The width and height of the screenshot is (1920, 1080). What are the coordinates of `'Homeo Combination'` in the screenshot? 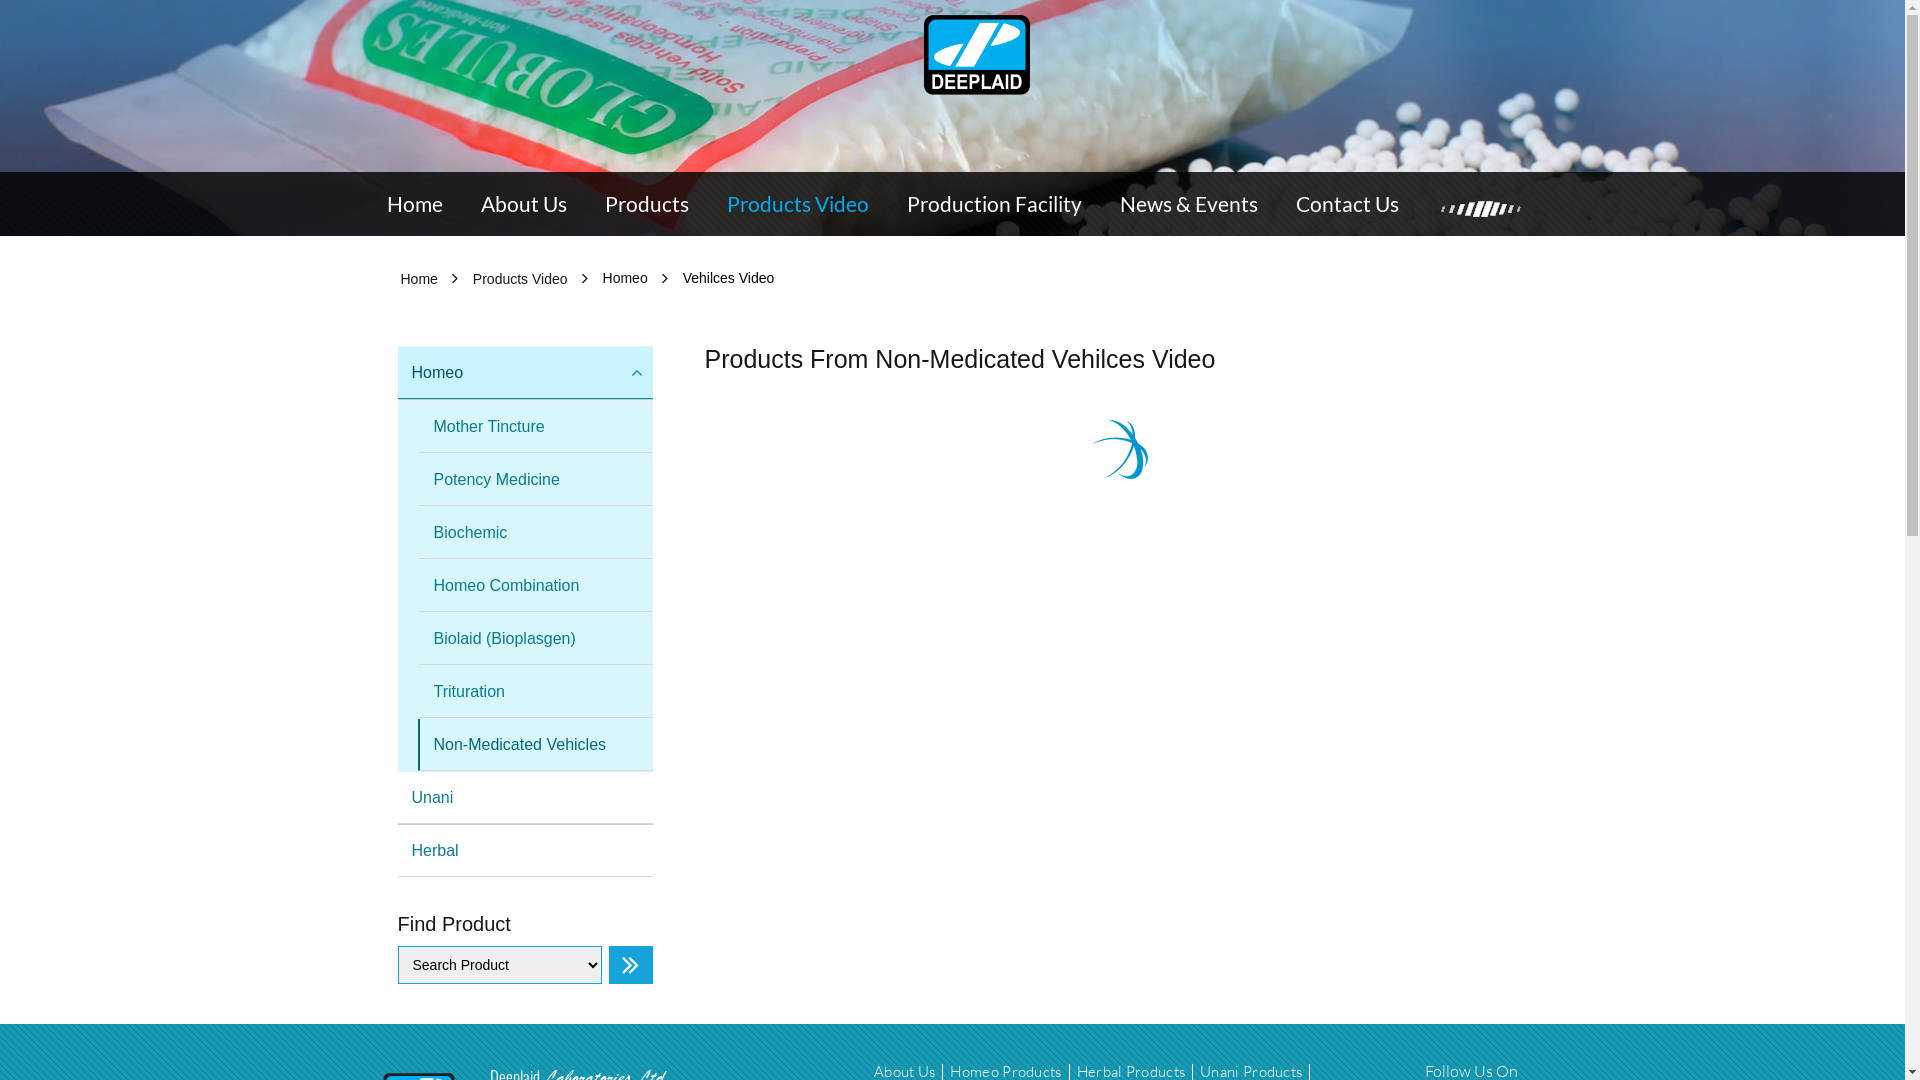 It's located at (535, 585).